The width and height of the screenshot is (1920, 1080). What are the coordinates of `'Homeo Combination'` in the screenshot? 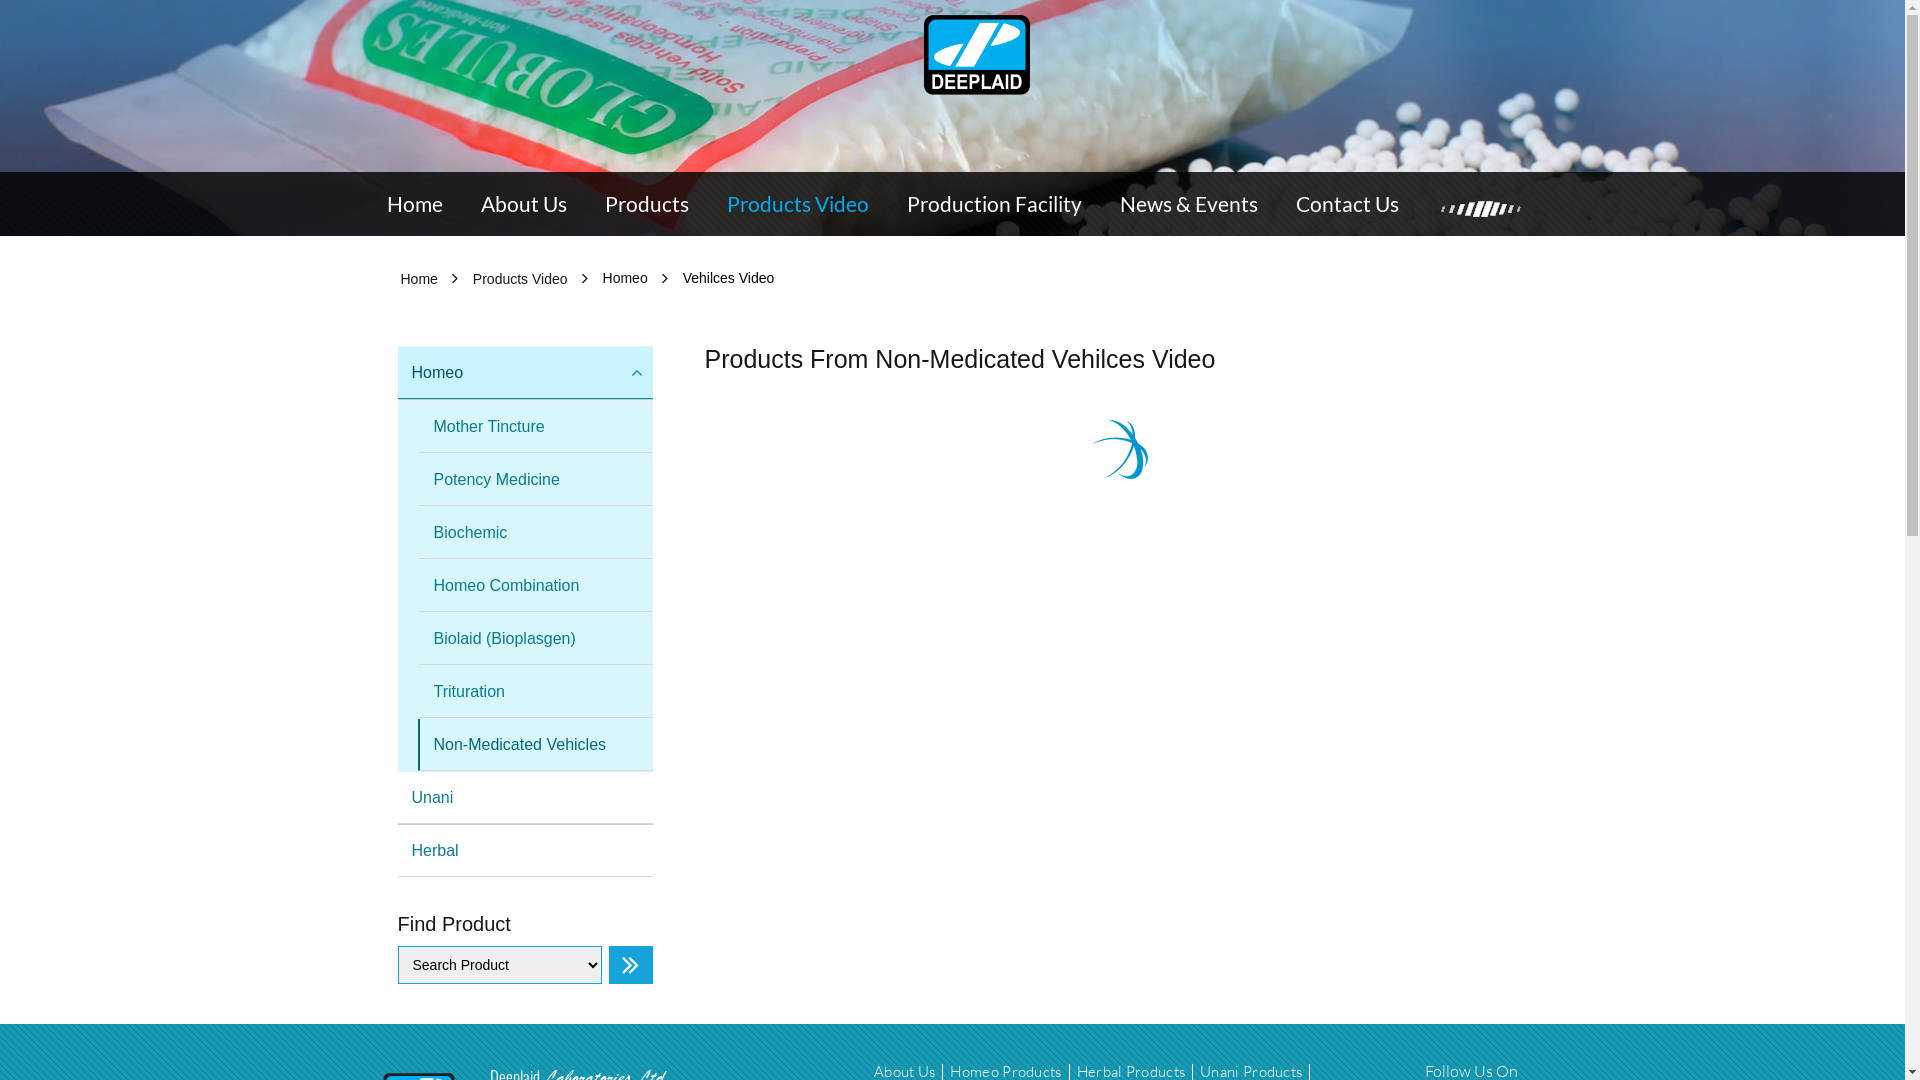 It's located at (535, 585).